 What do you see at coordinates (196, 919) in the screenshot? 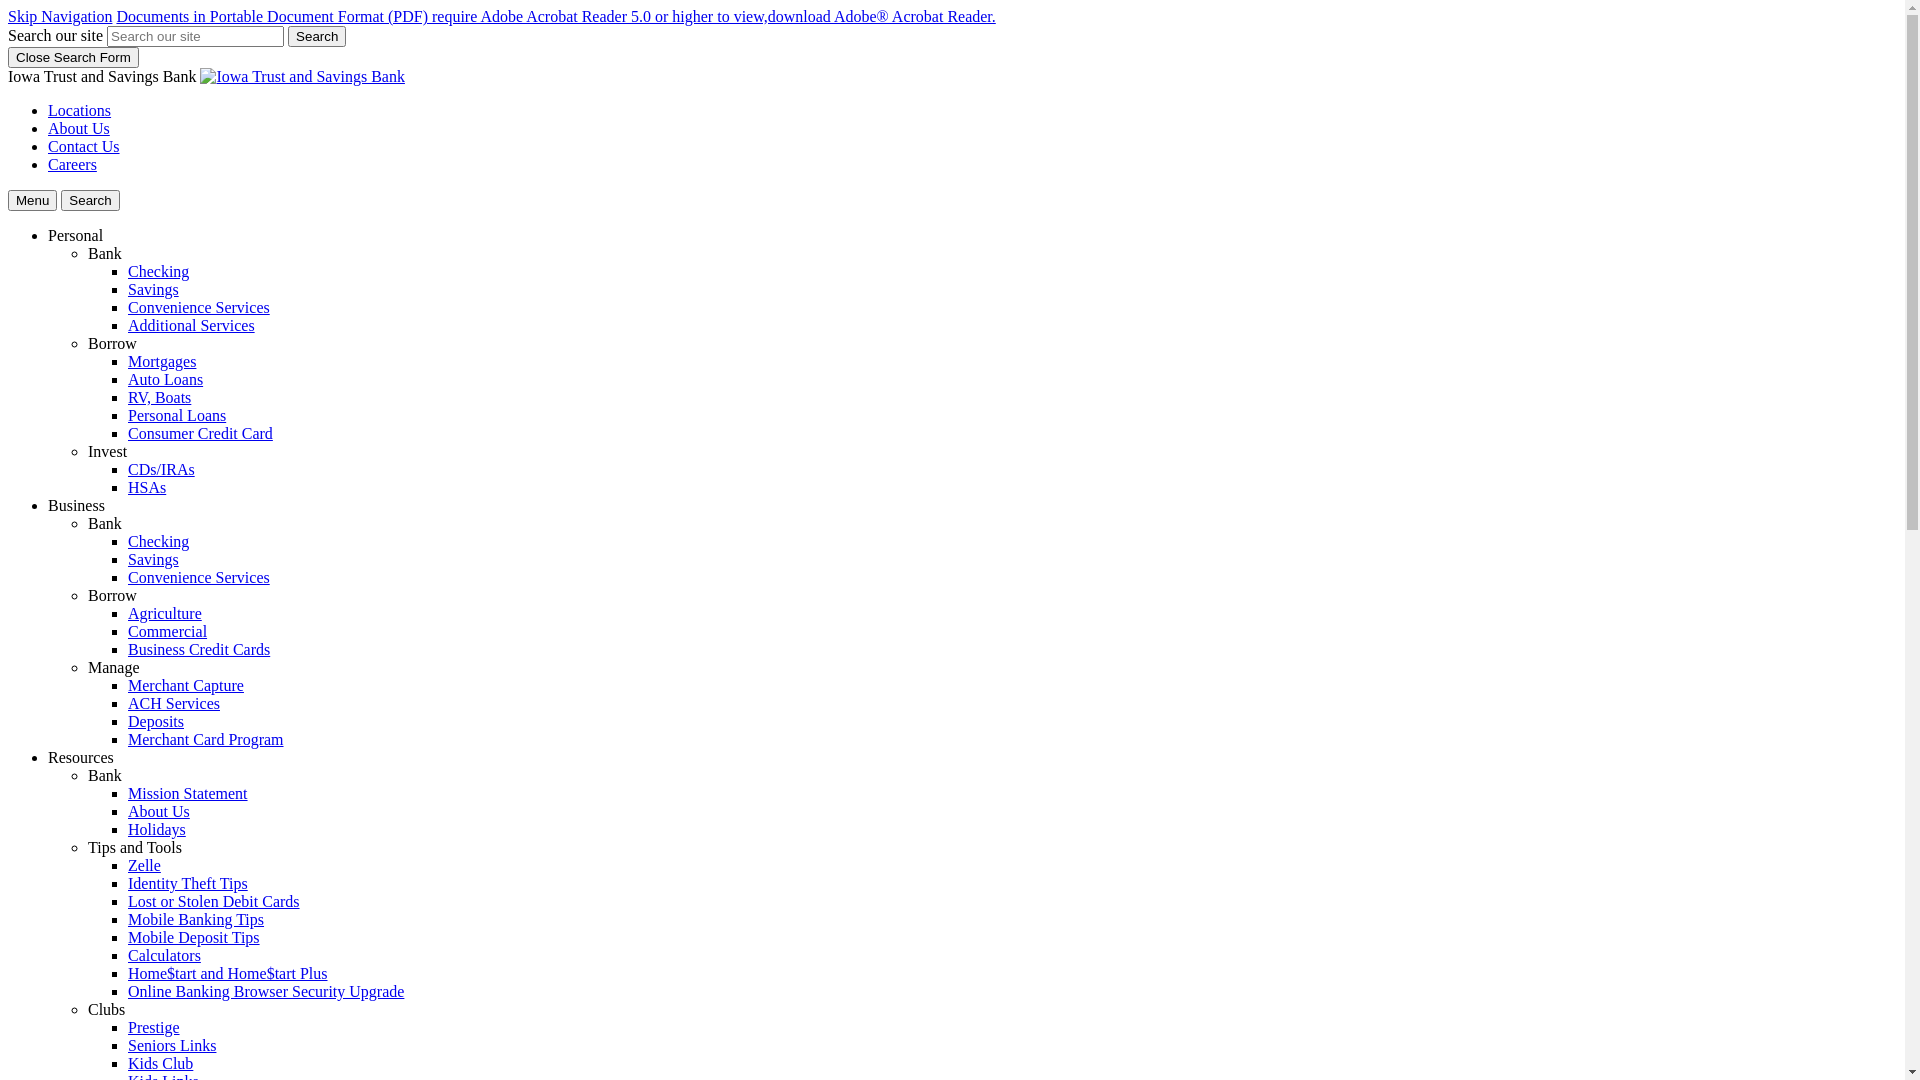
I see `'Mobile Banking Tips'` at bounding box center [196, 919].